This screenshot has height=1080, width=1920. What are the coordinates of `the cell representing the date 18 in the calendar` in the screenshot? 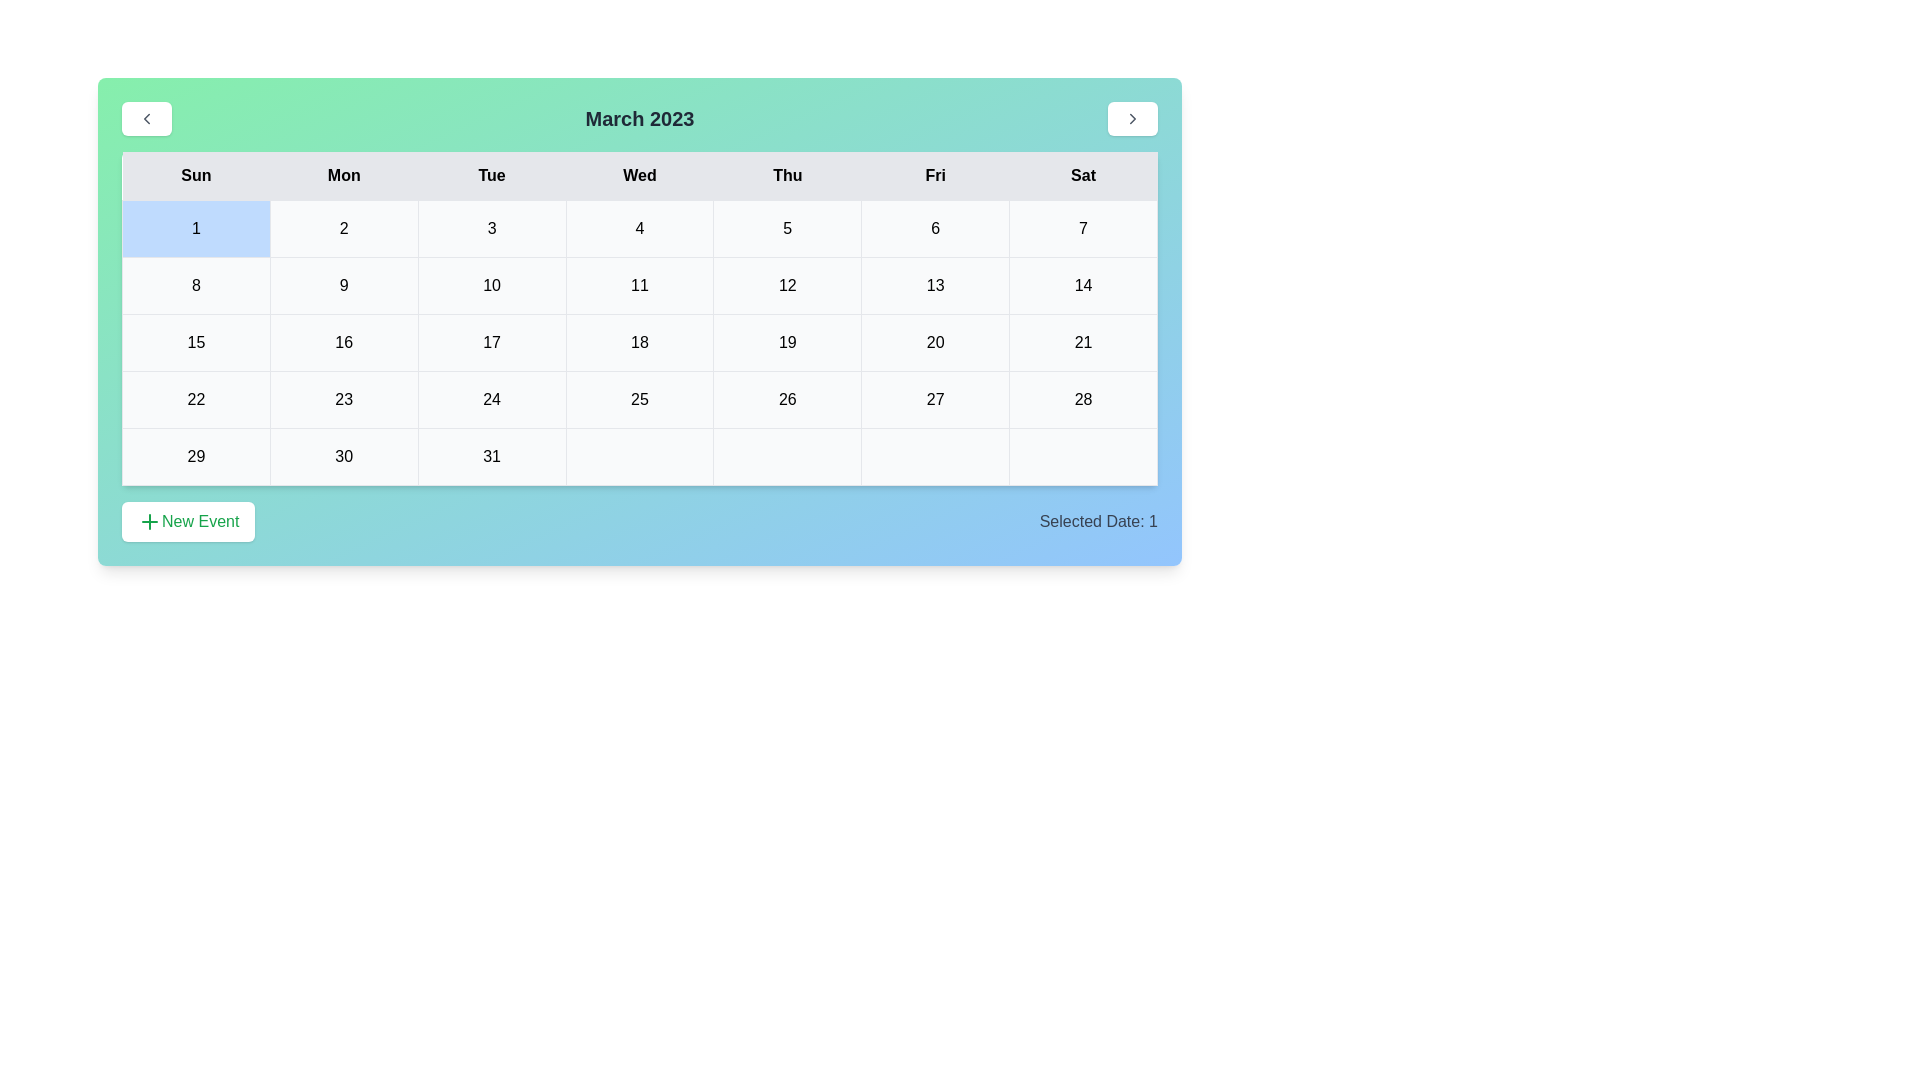 It's located at (638, 342).